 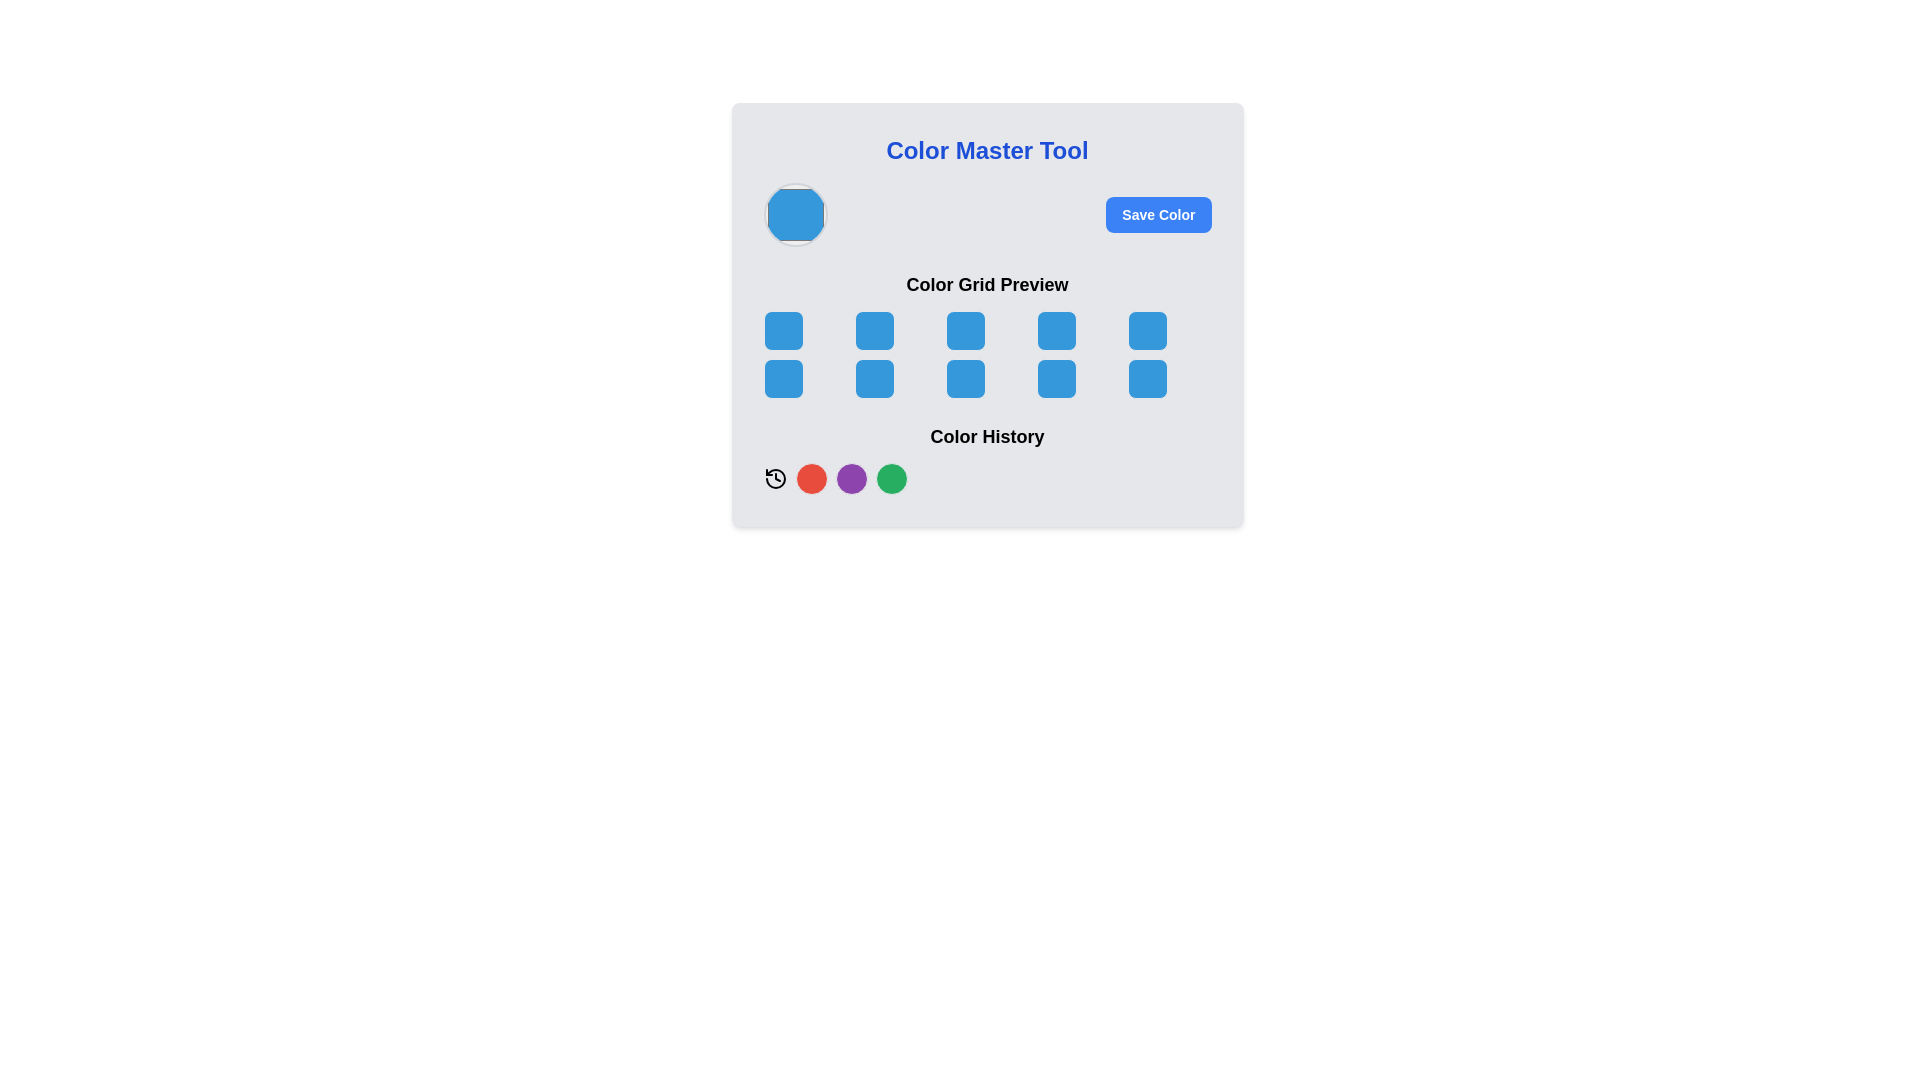 What do you see at coordinates (782, 330) in the screenshot?
I see `the inactive button styled as a grid item located in the top-left corner of the 'Color Grid Preview' section, which has a solid blue background and rounded corners` at bounding box center [782, 330].